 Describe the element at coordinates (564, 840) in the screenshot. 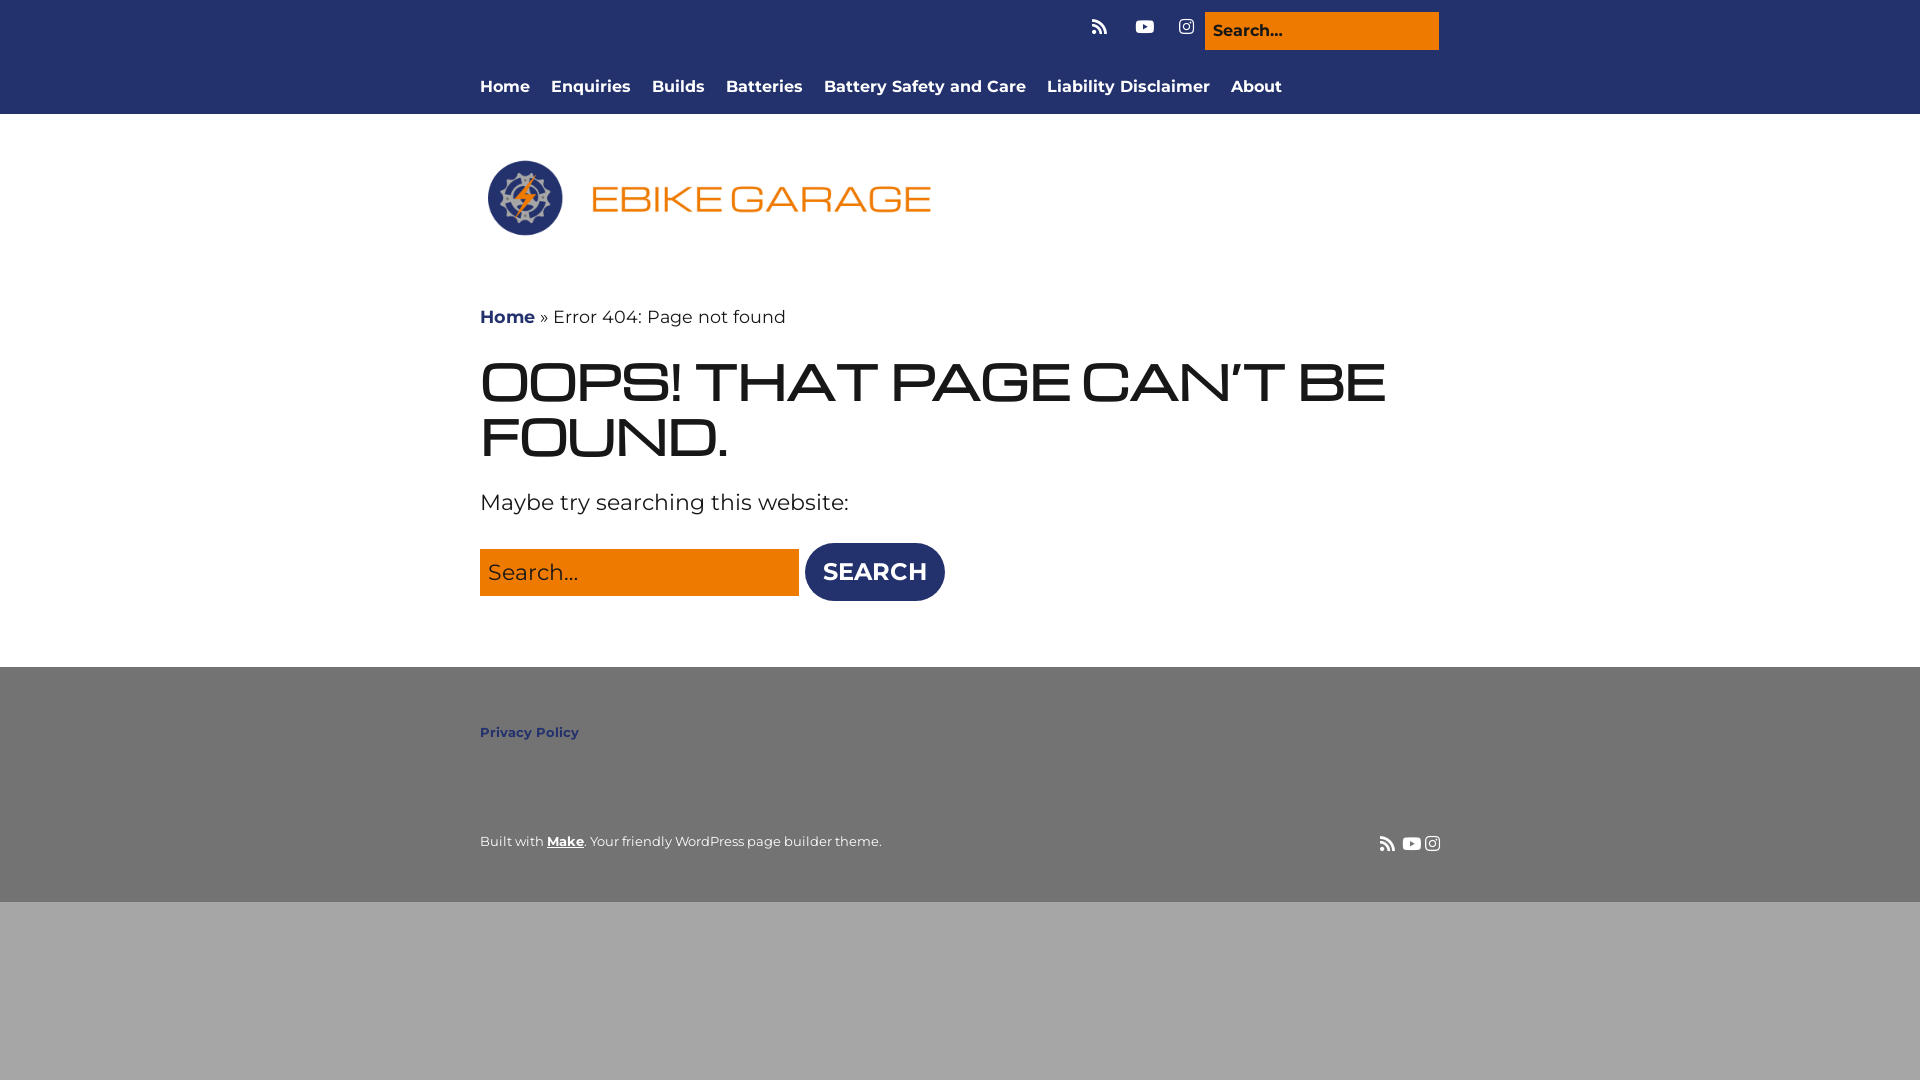

I see `'Make'` at that location.